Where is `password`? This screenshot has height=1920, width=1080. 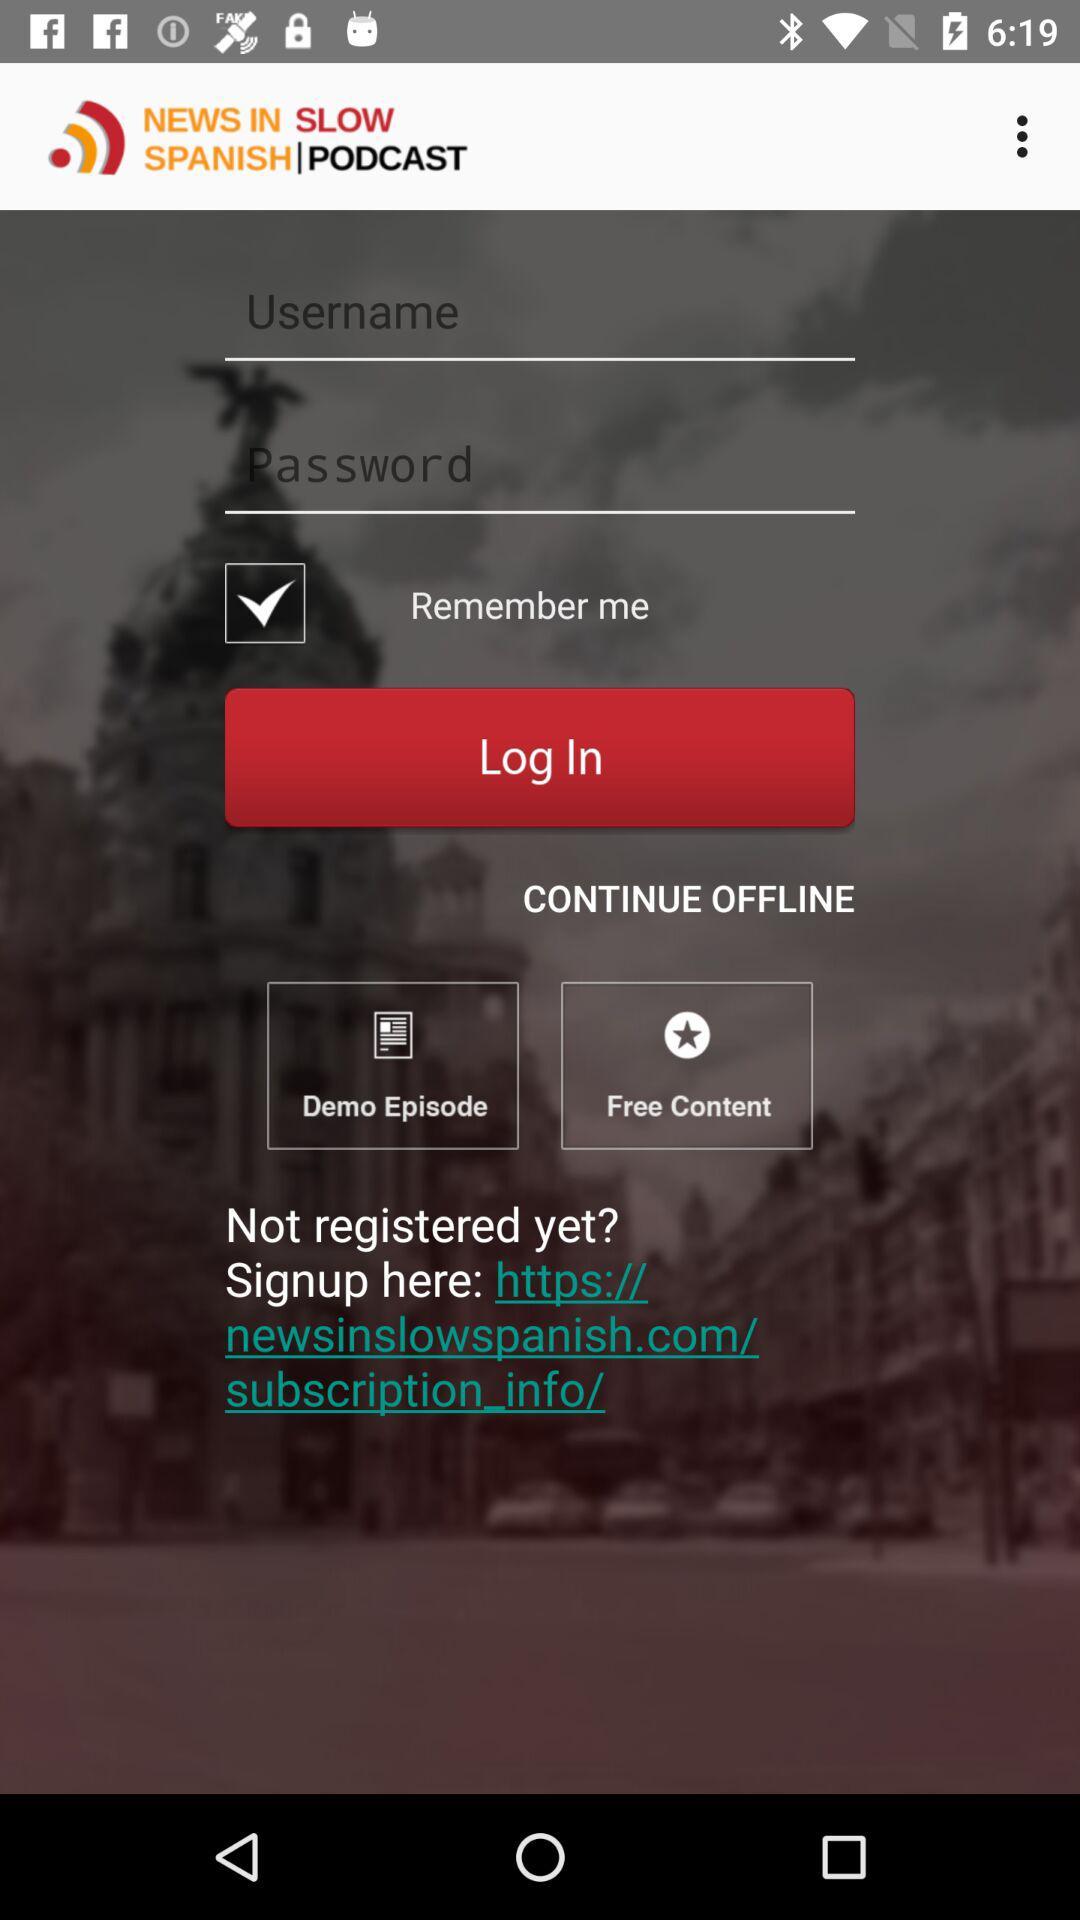 password is located at coordinates (540, 462).